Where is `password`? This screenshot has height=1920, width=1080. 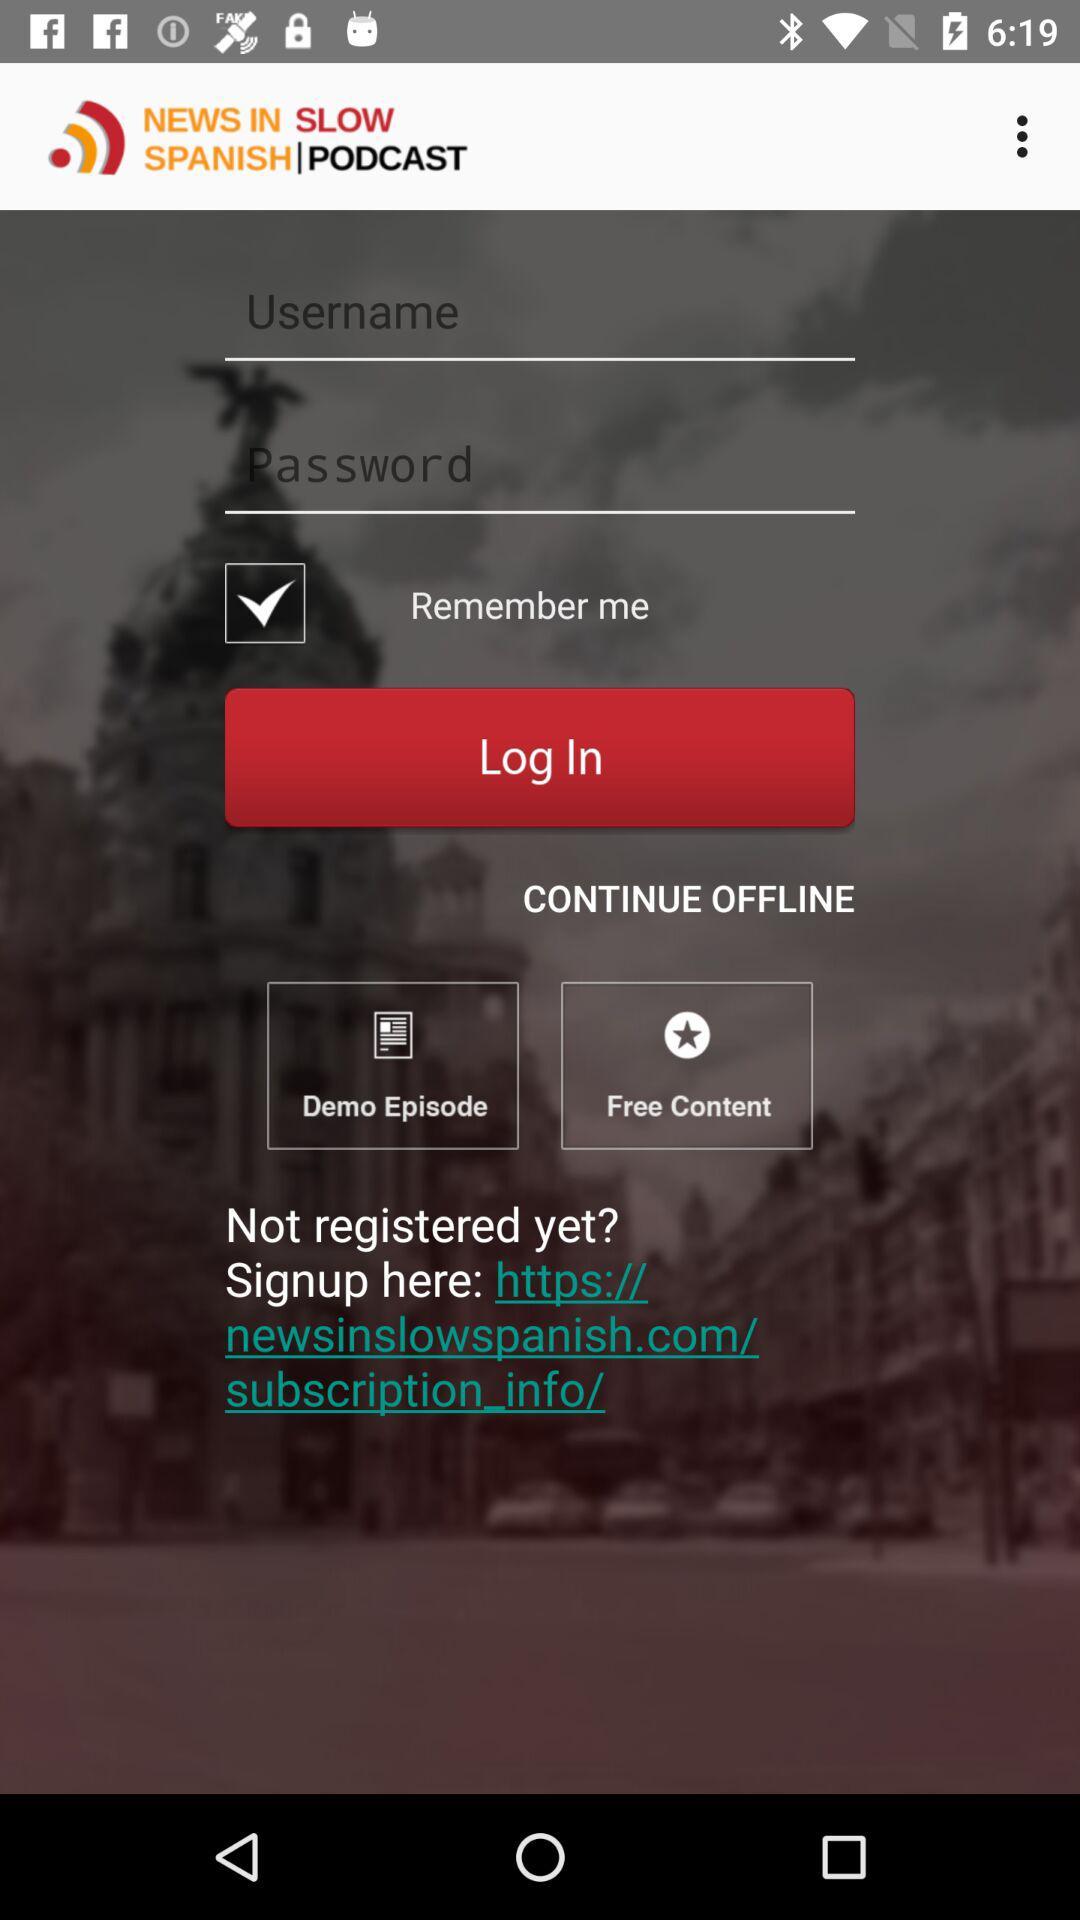 password is located at coordinates (540, 462).